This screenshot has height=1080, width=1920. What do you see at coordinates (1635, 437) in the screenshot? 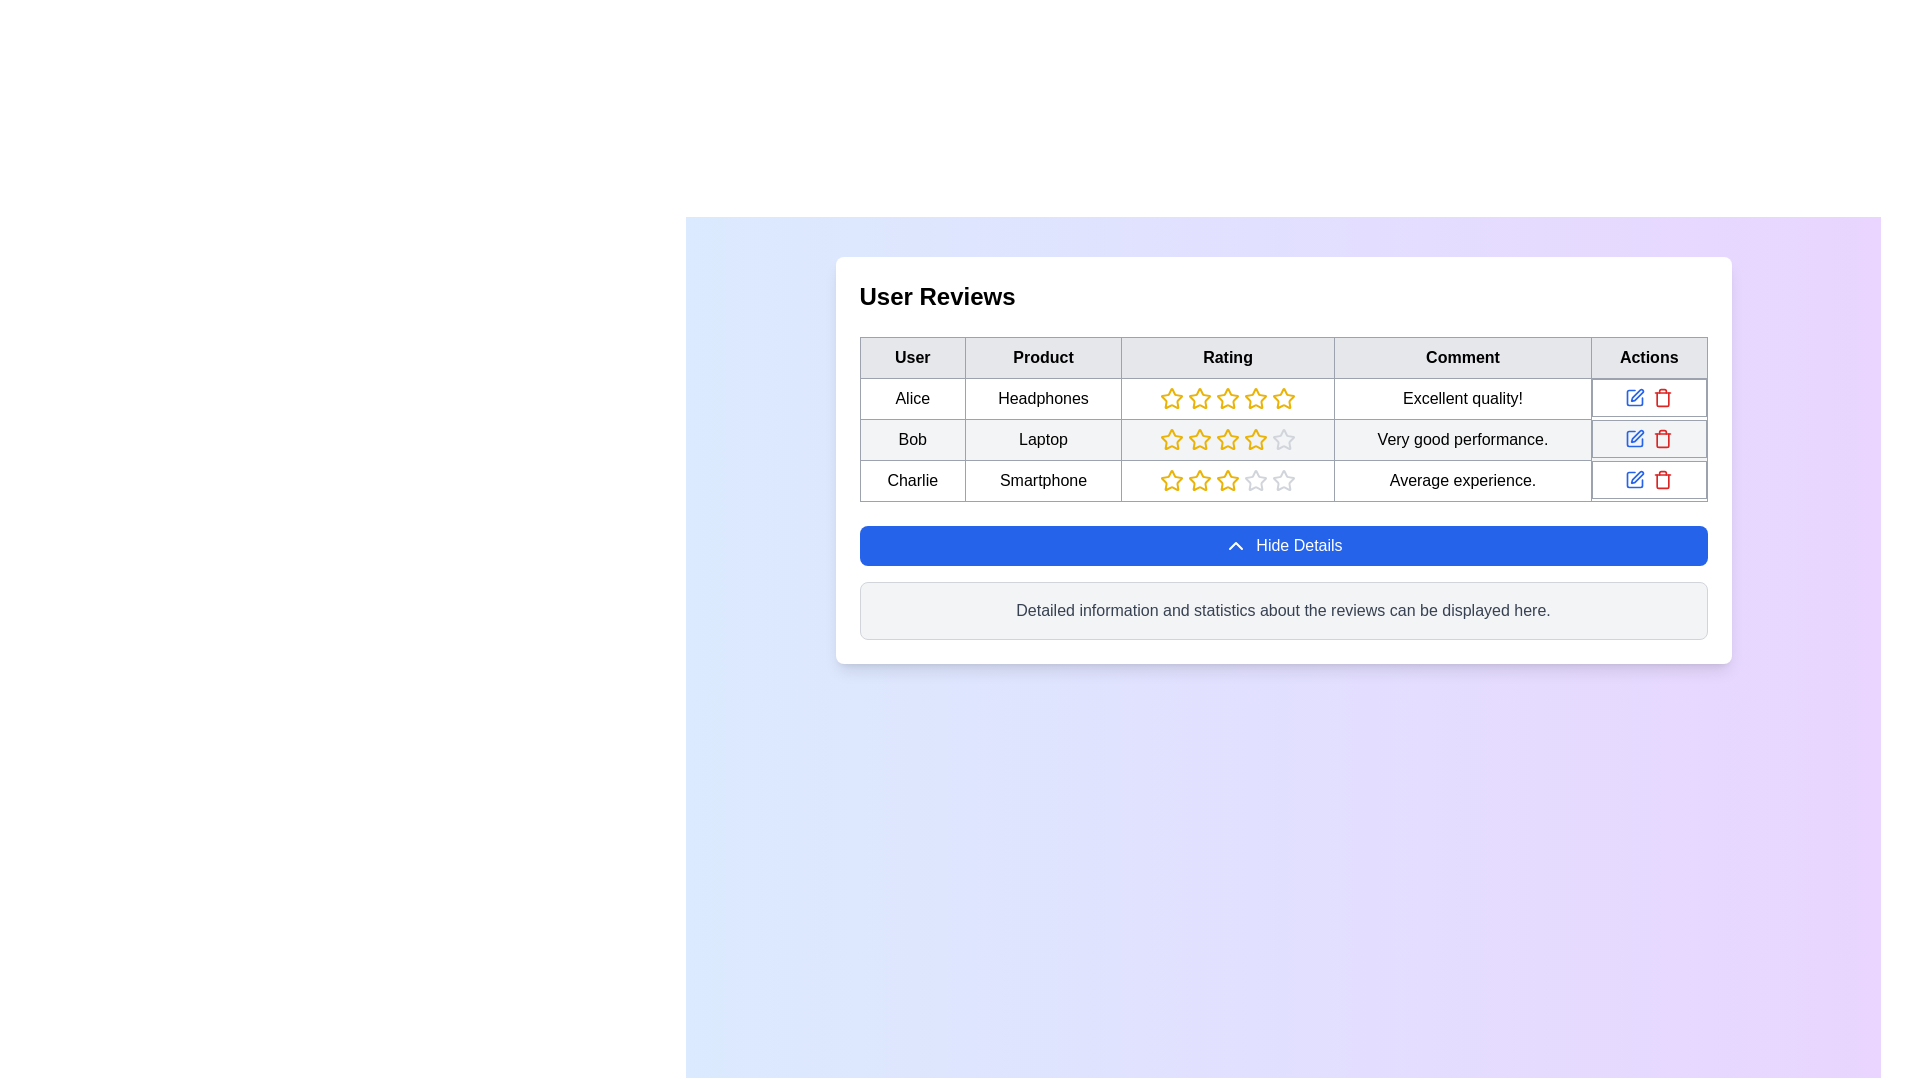
I see `the edit button in the Actions column of the table for the review by user 'Bob' on the product 'Laptop'` at bounding box center [1635, 437].